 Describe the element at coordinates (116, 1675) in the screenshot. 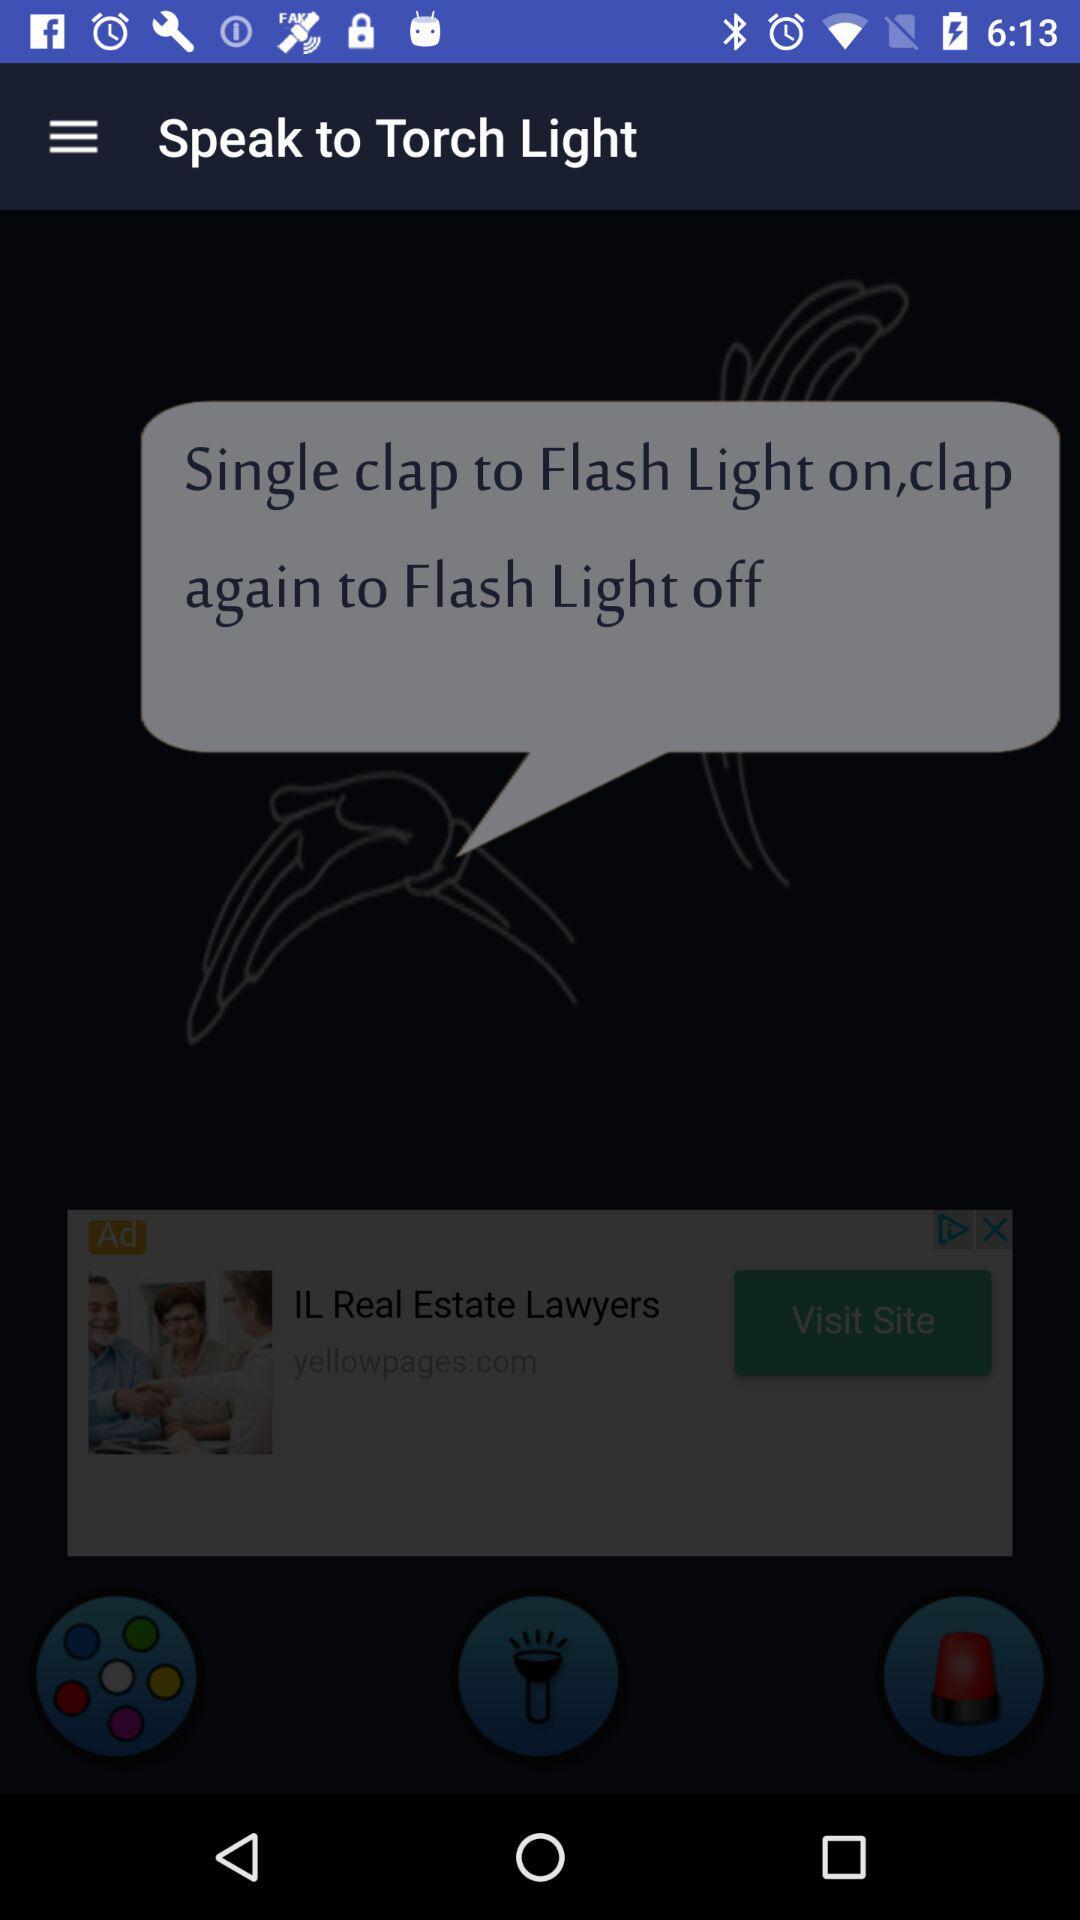

I see `the settings icon` at that location.